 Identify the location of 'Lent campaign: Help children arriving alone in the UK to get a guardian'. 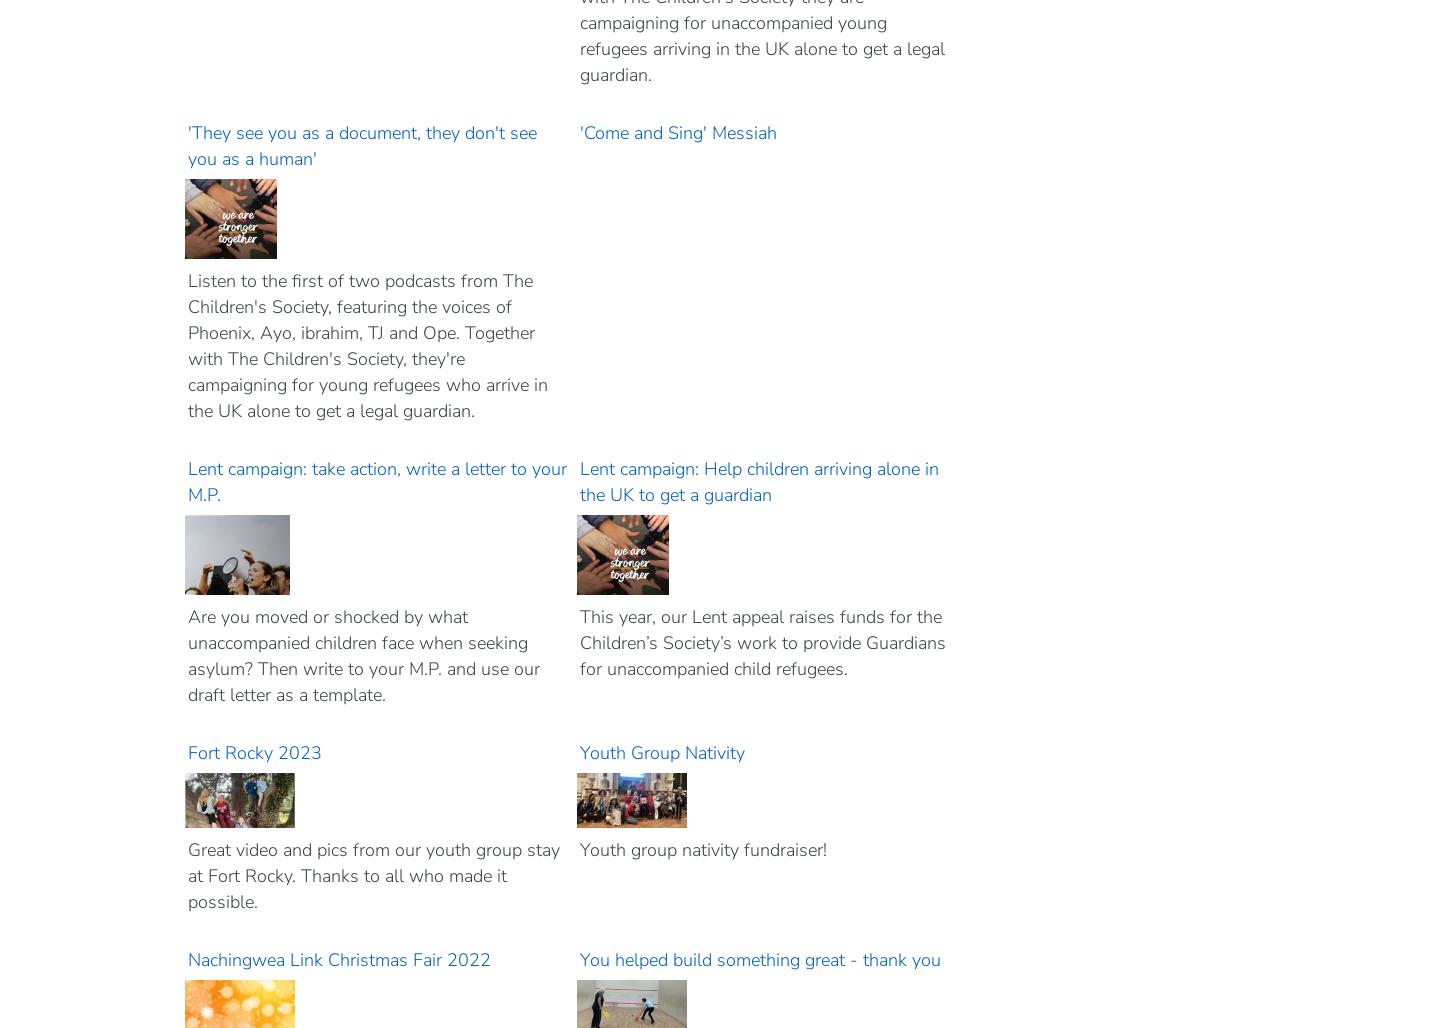
(757, 481).